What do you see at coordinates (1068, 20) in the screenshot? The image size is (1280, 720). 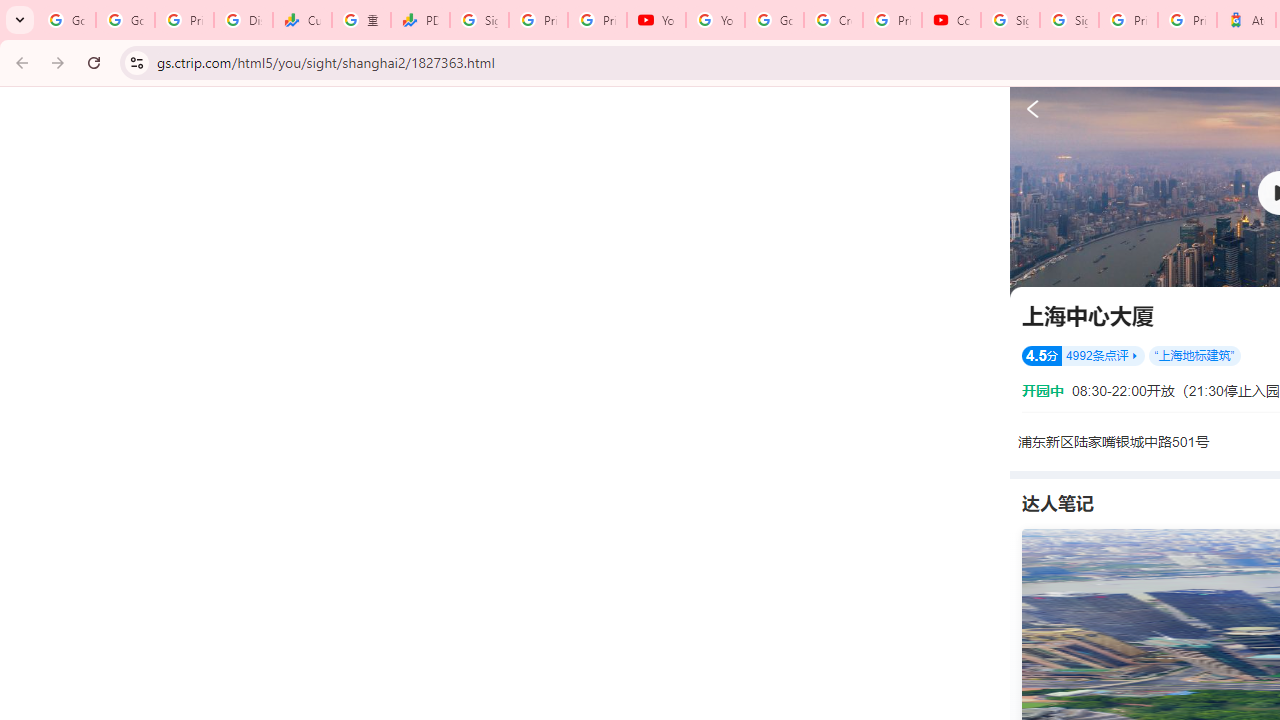 I see `'Sign in - Google Accounts'` at bounding box center [1068, 20].